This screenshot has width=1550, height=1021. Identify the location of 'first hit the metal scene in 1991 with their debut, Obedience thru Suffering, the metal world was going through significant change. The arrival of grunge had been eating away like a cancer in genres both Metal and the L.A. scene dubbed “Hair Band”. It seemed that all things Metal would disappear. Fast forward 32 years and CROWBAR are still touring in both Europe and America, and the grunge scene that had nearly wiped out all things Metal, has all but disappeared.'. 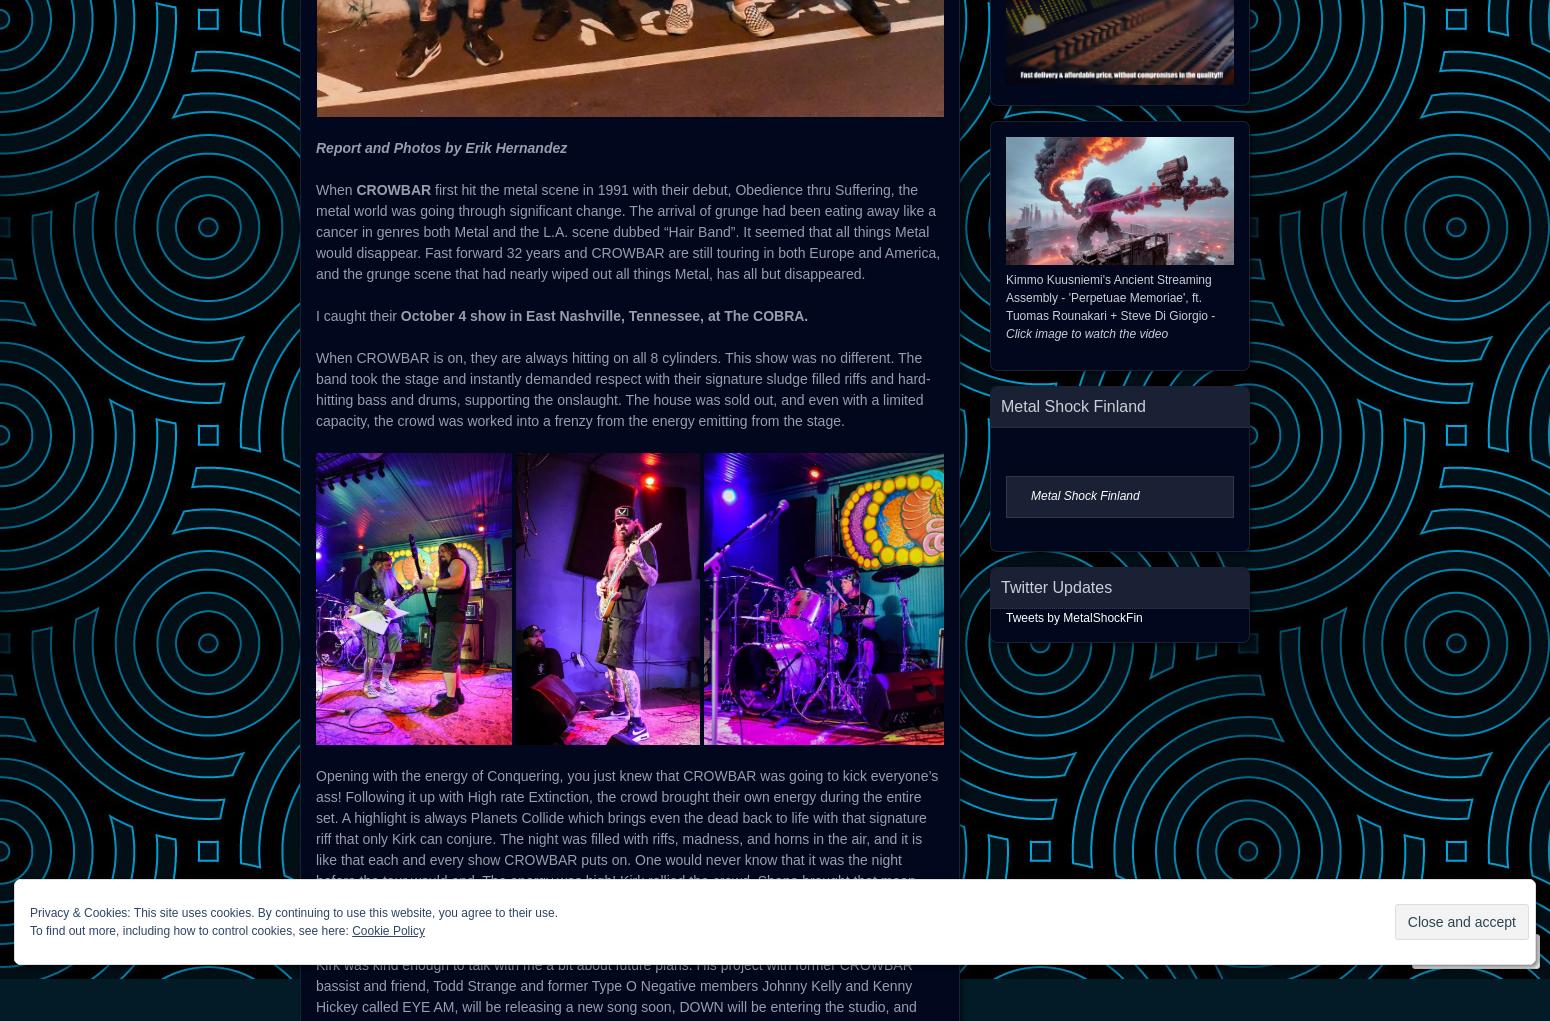
(627, 230).